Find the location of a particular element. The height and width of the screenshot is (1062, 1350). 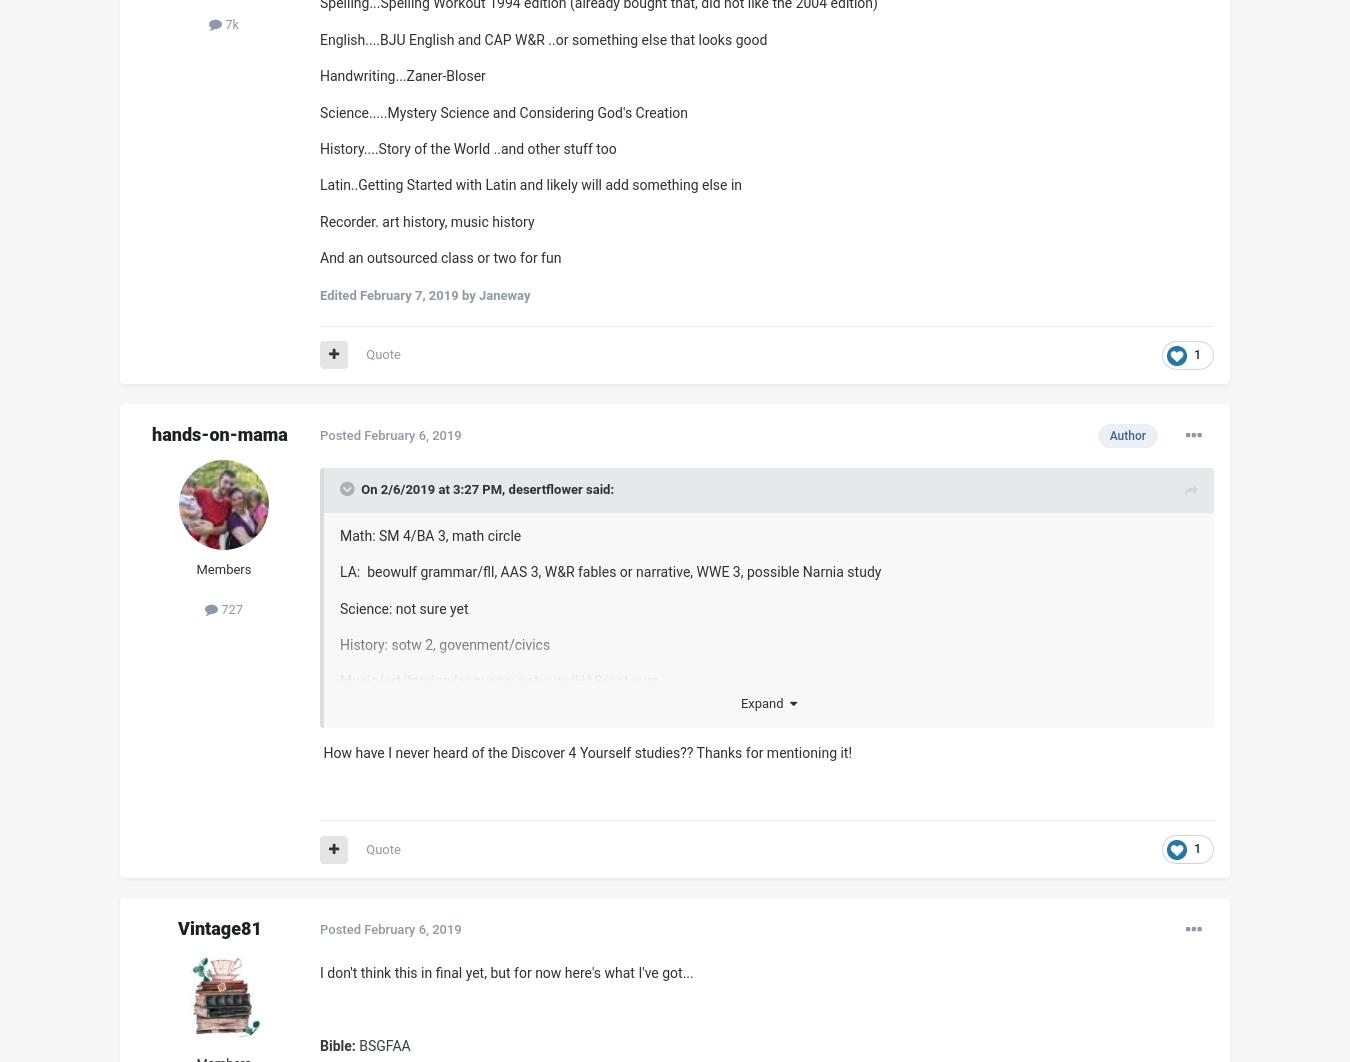

'Vintage81' is located at coordinates (219, 927).